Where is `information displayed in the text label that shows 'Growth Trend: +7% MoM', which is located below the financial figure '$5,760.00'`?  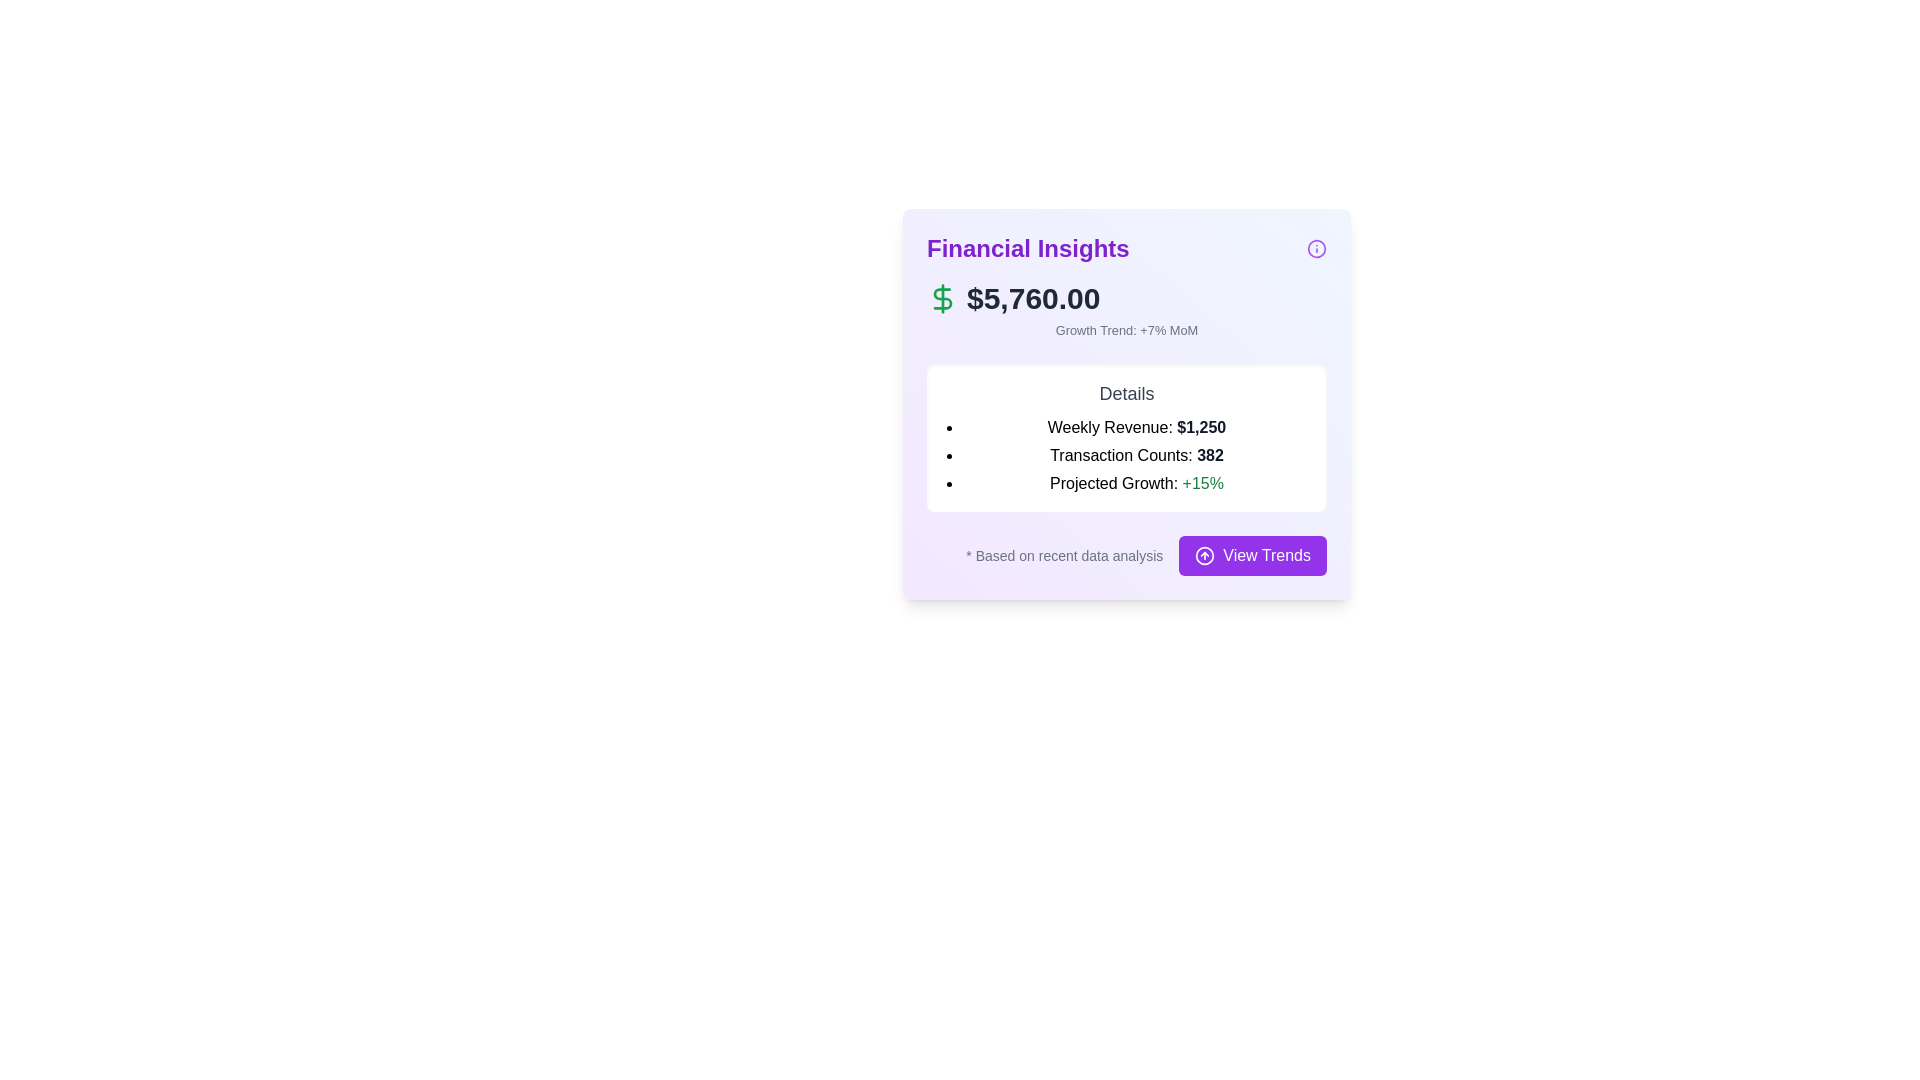 information displayed in the text label that shows 'Growth Trend: +7% MoM', which is located below the financial figure '$5,760.00' is located at coordinates (1127, 329).